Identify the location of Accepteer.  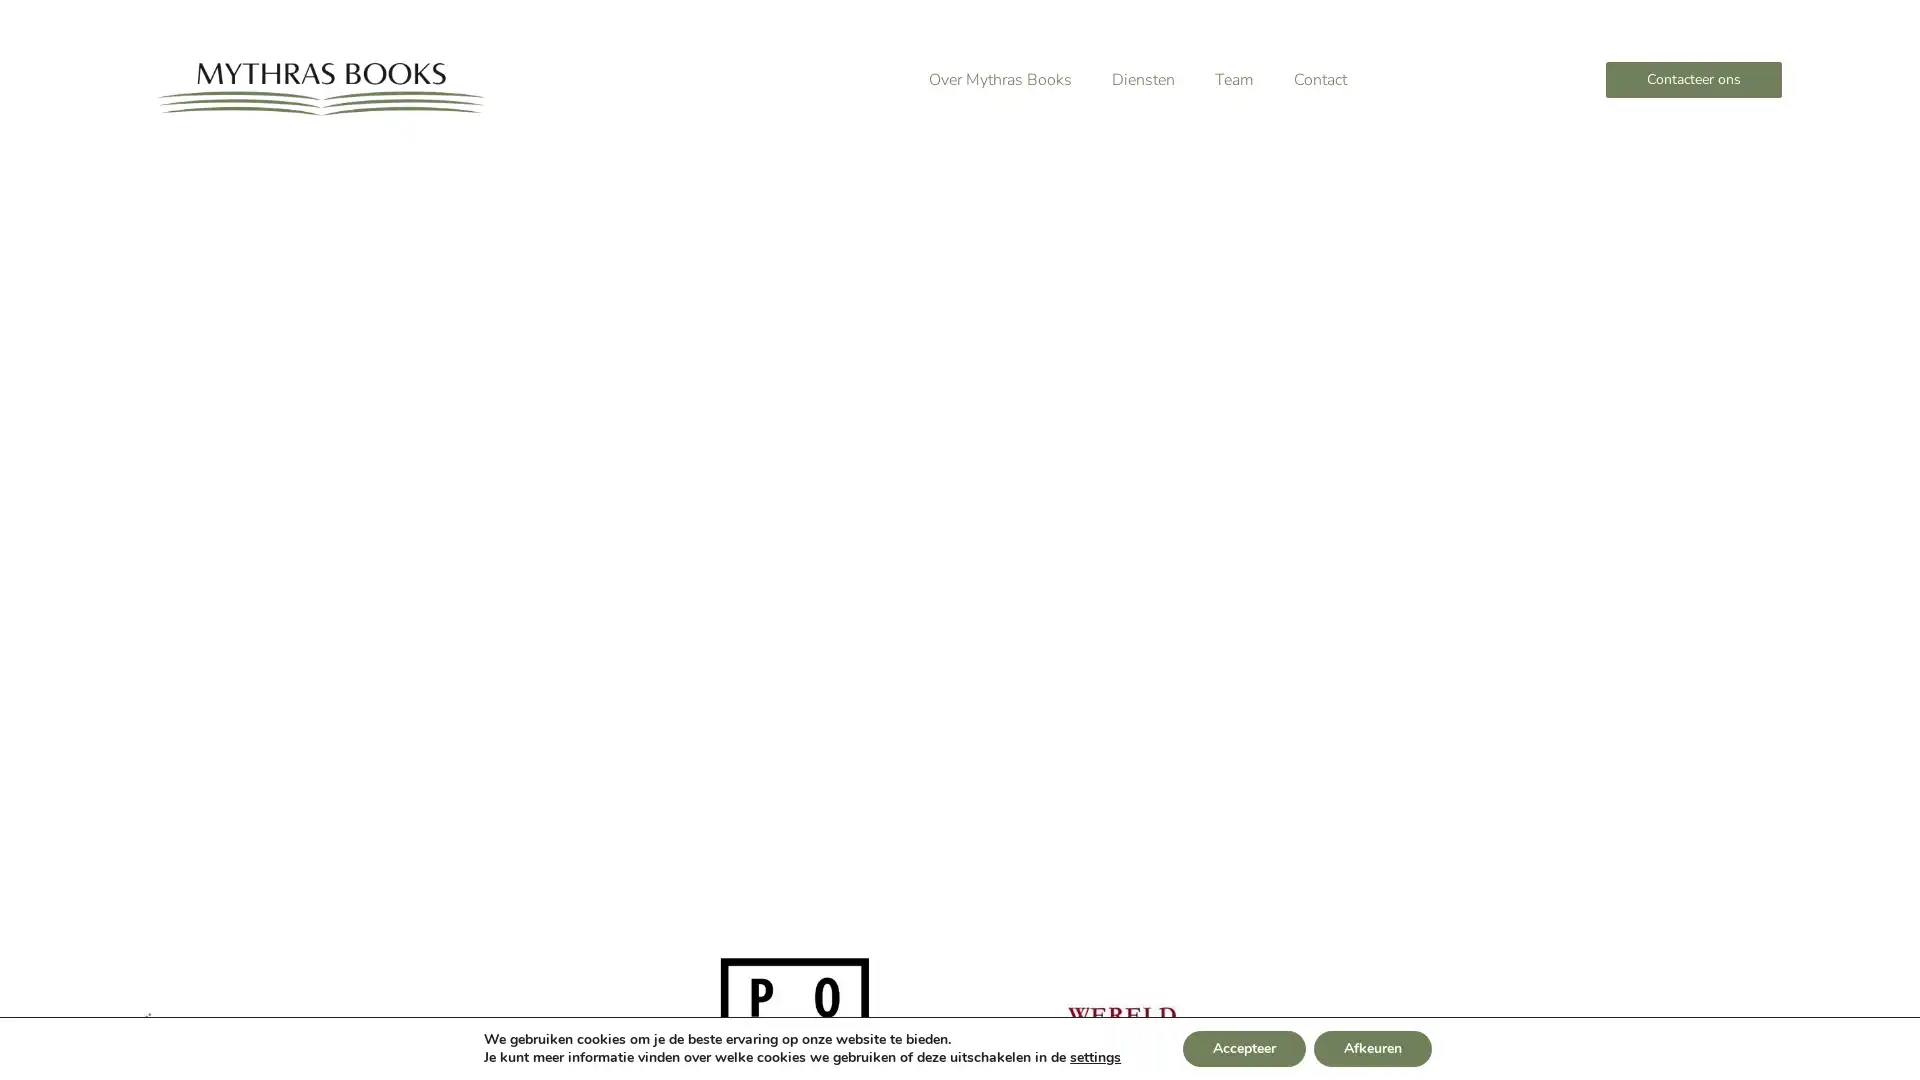
(1242, 1048).